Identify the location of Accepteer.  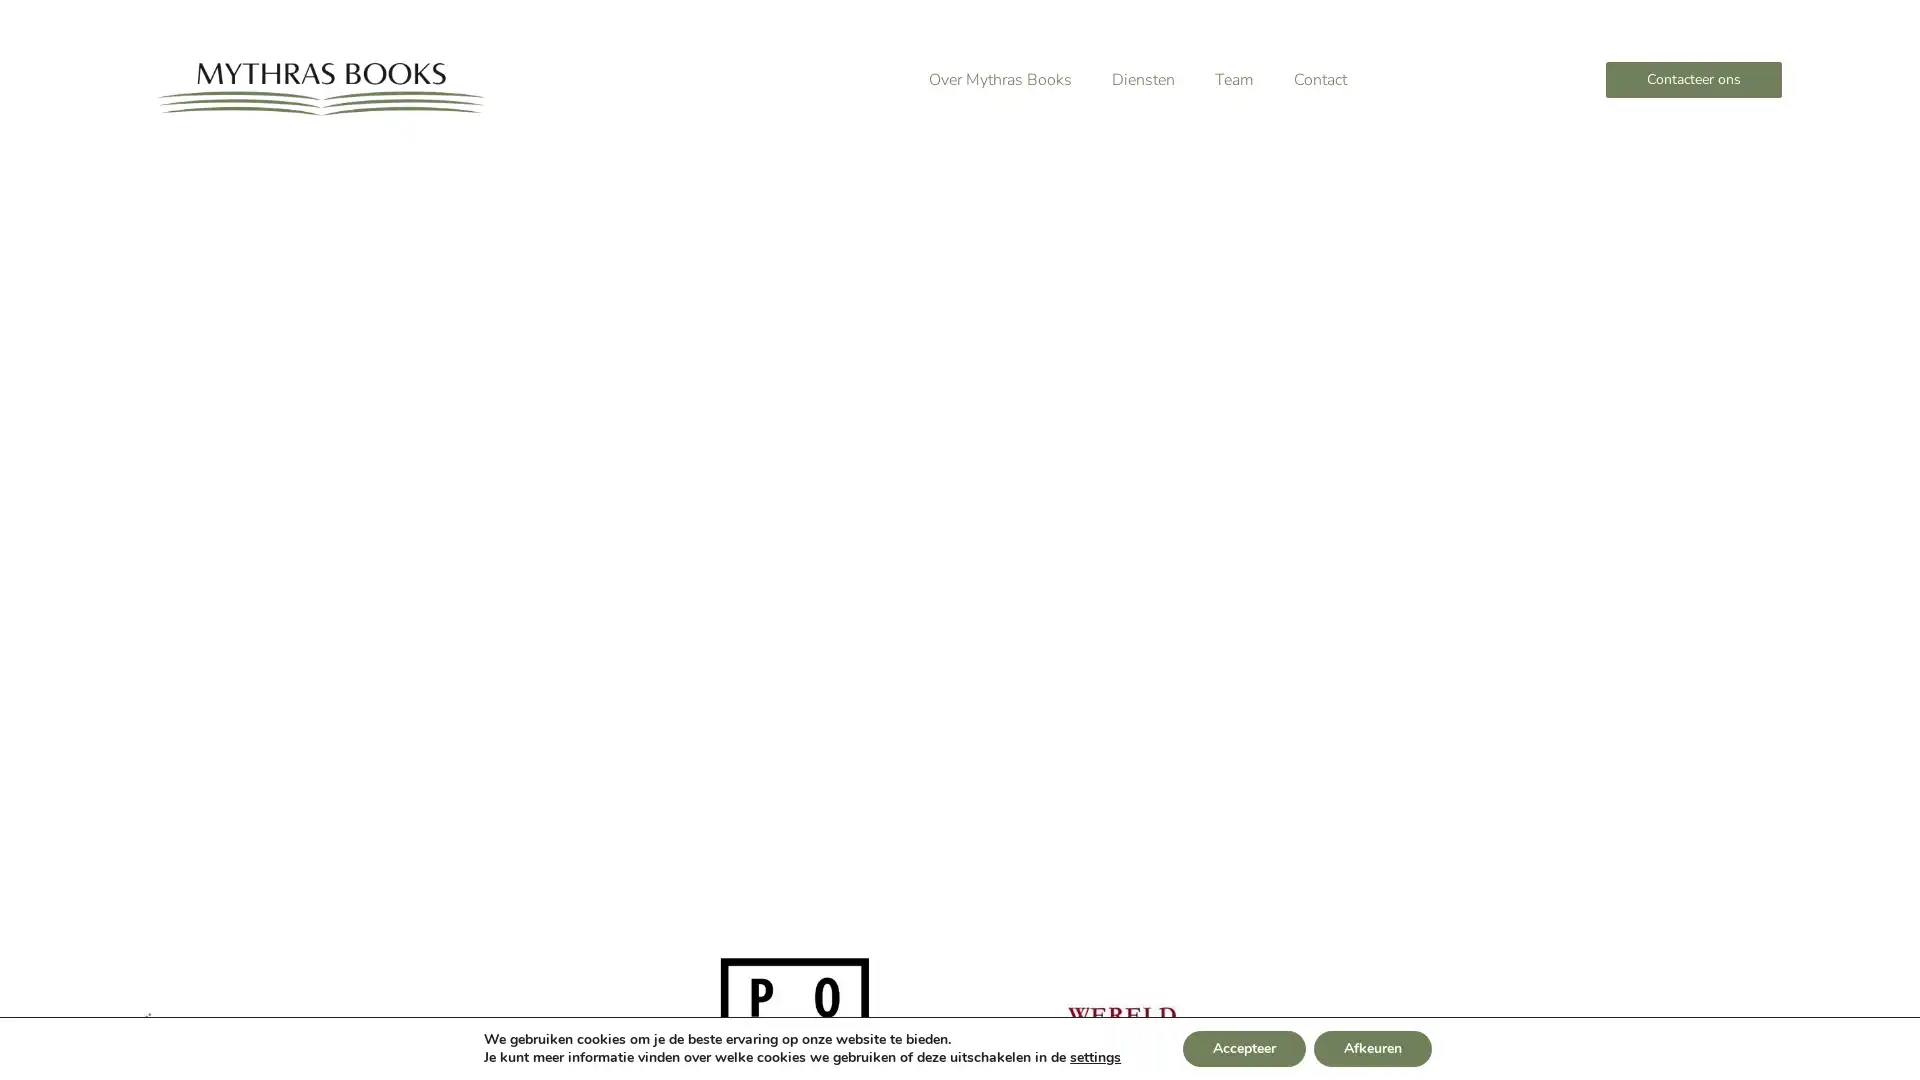
(1242, 1048).